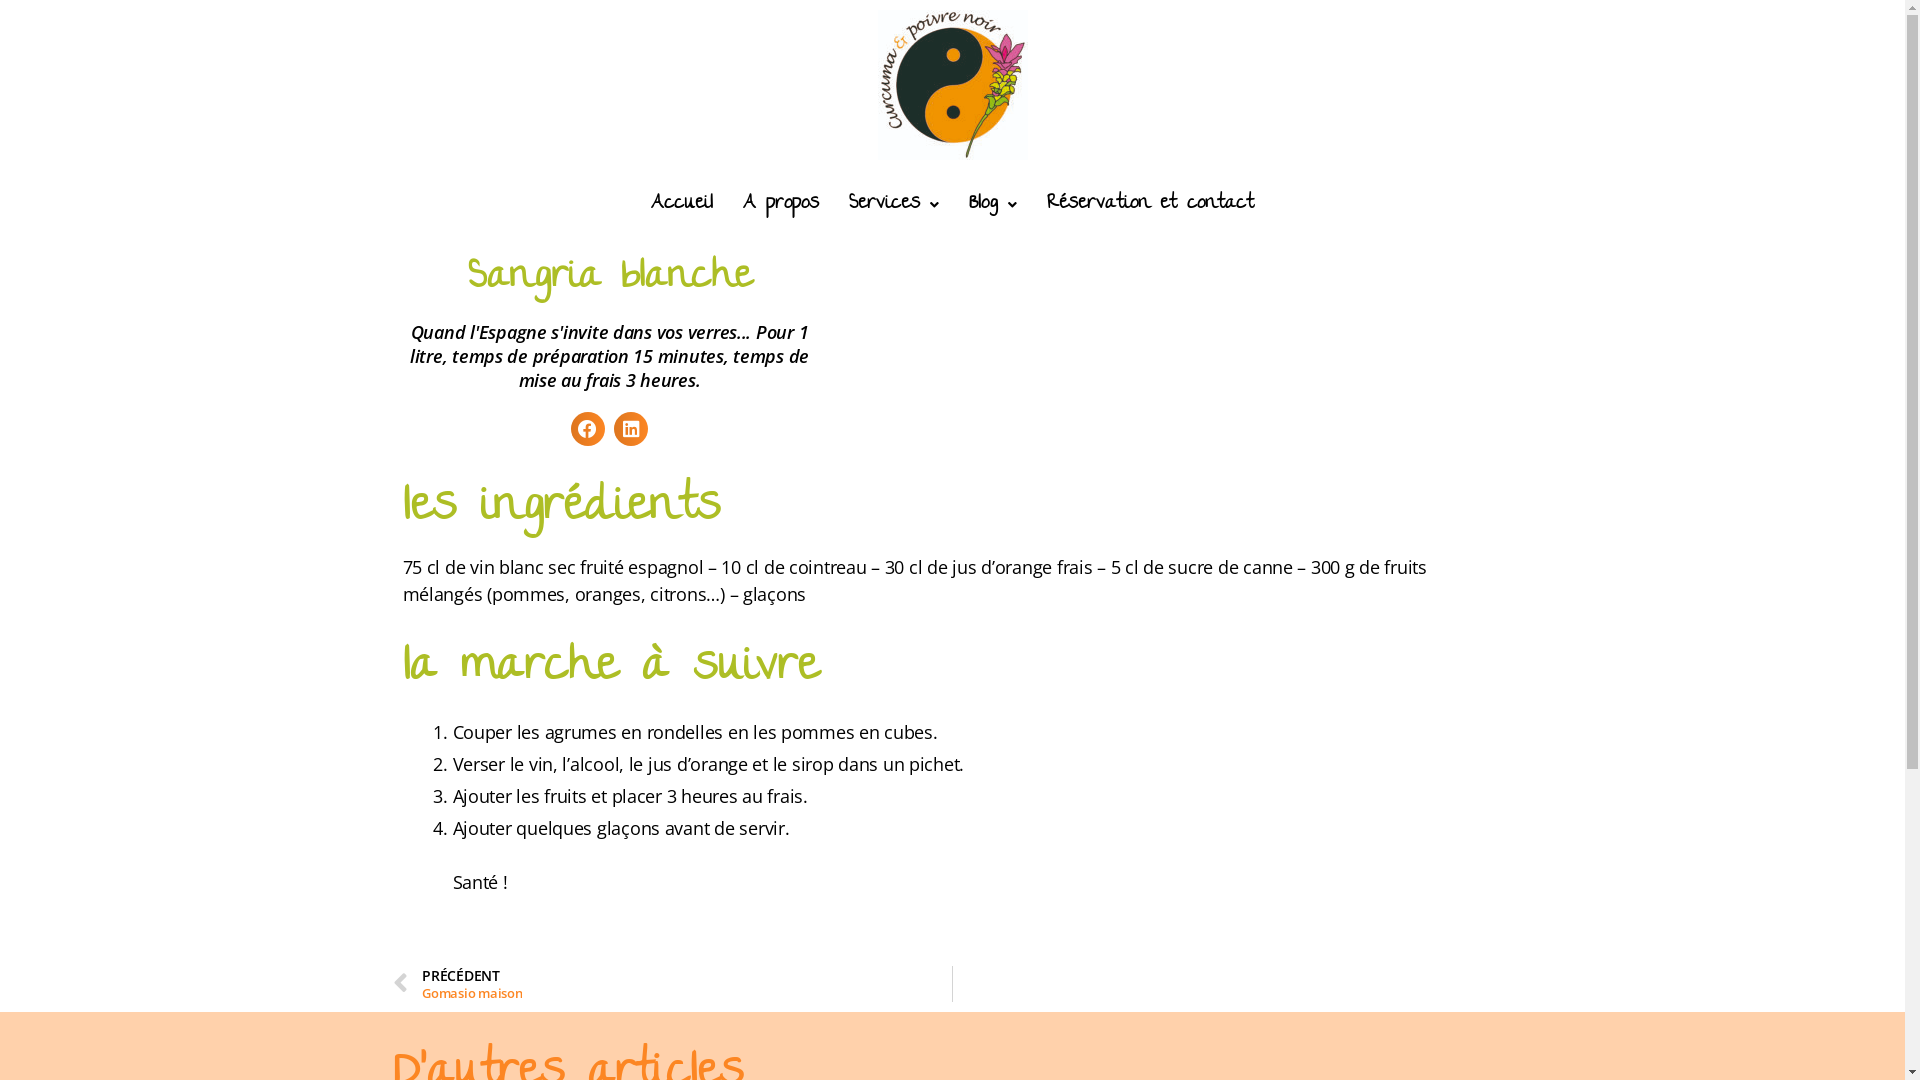 Image resolution: width=1920 pixels, height=1080 pixels. Describe the element at coordinates (780, 204) in the screenshot. I see `'A propos'` at that location.